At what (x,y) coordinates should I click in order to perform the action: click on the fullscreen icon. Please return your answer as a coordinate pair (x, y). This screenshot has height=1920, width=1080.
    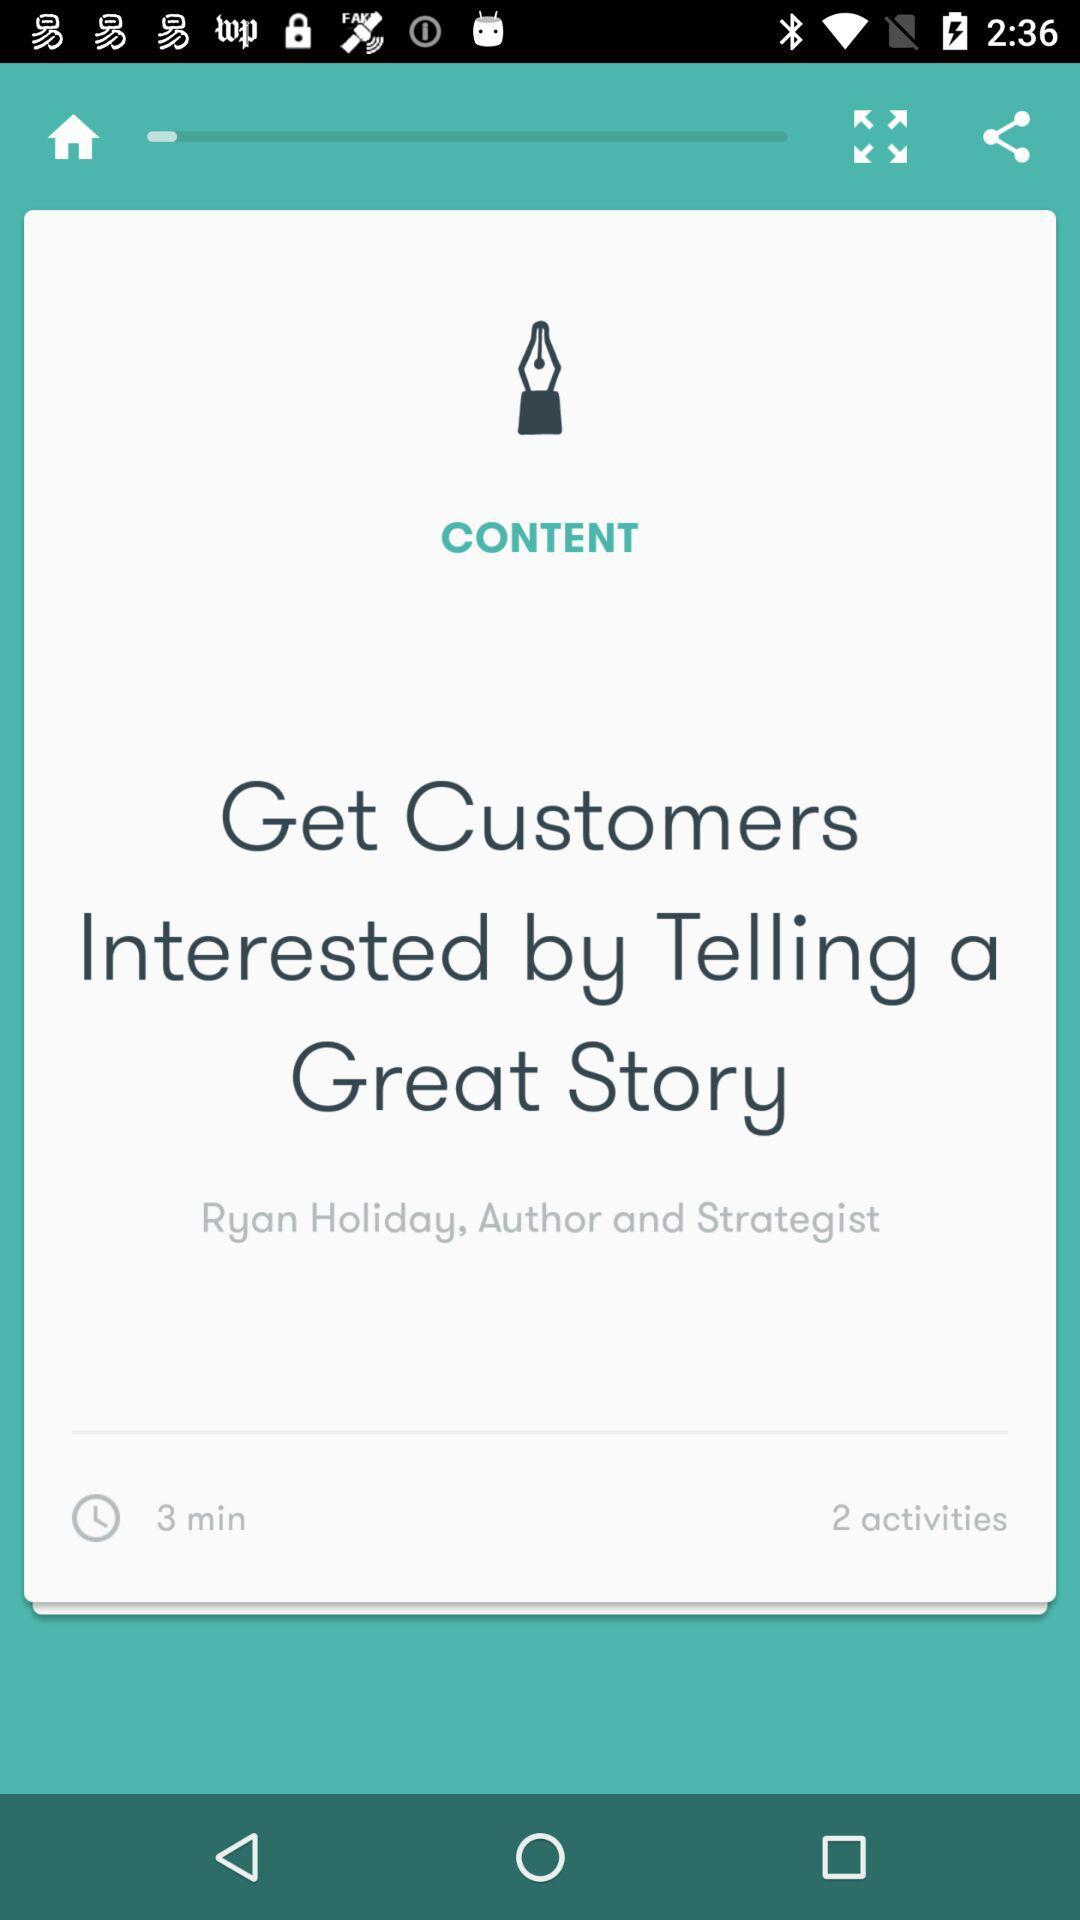
    Looking at the image, I should click on (869, 135).